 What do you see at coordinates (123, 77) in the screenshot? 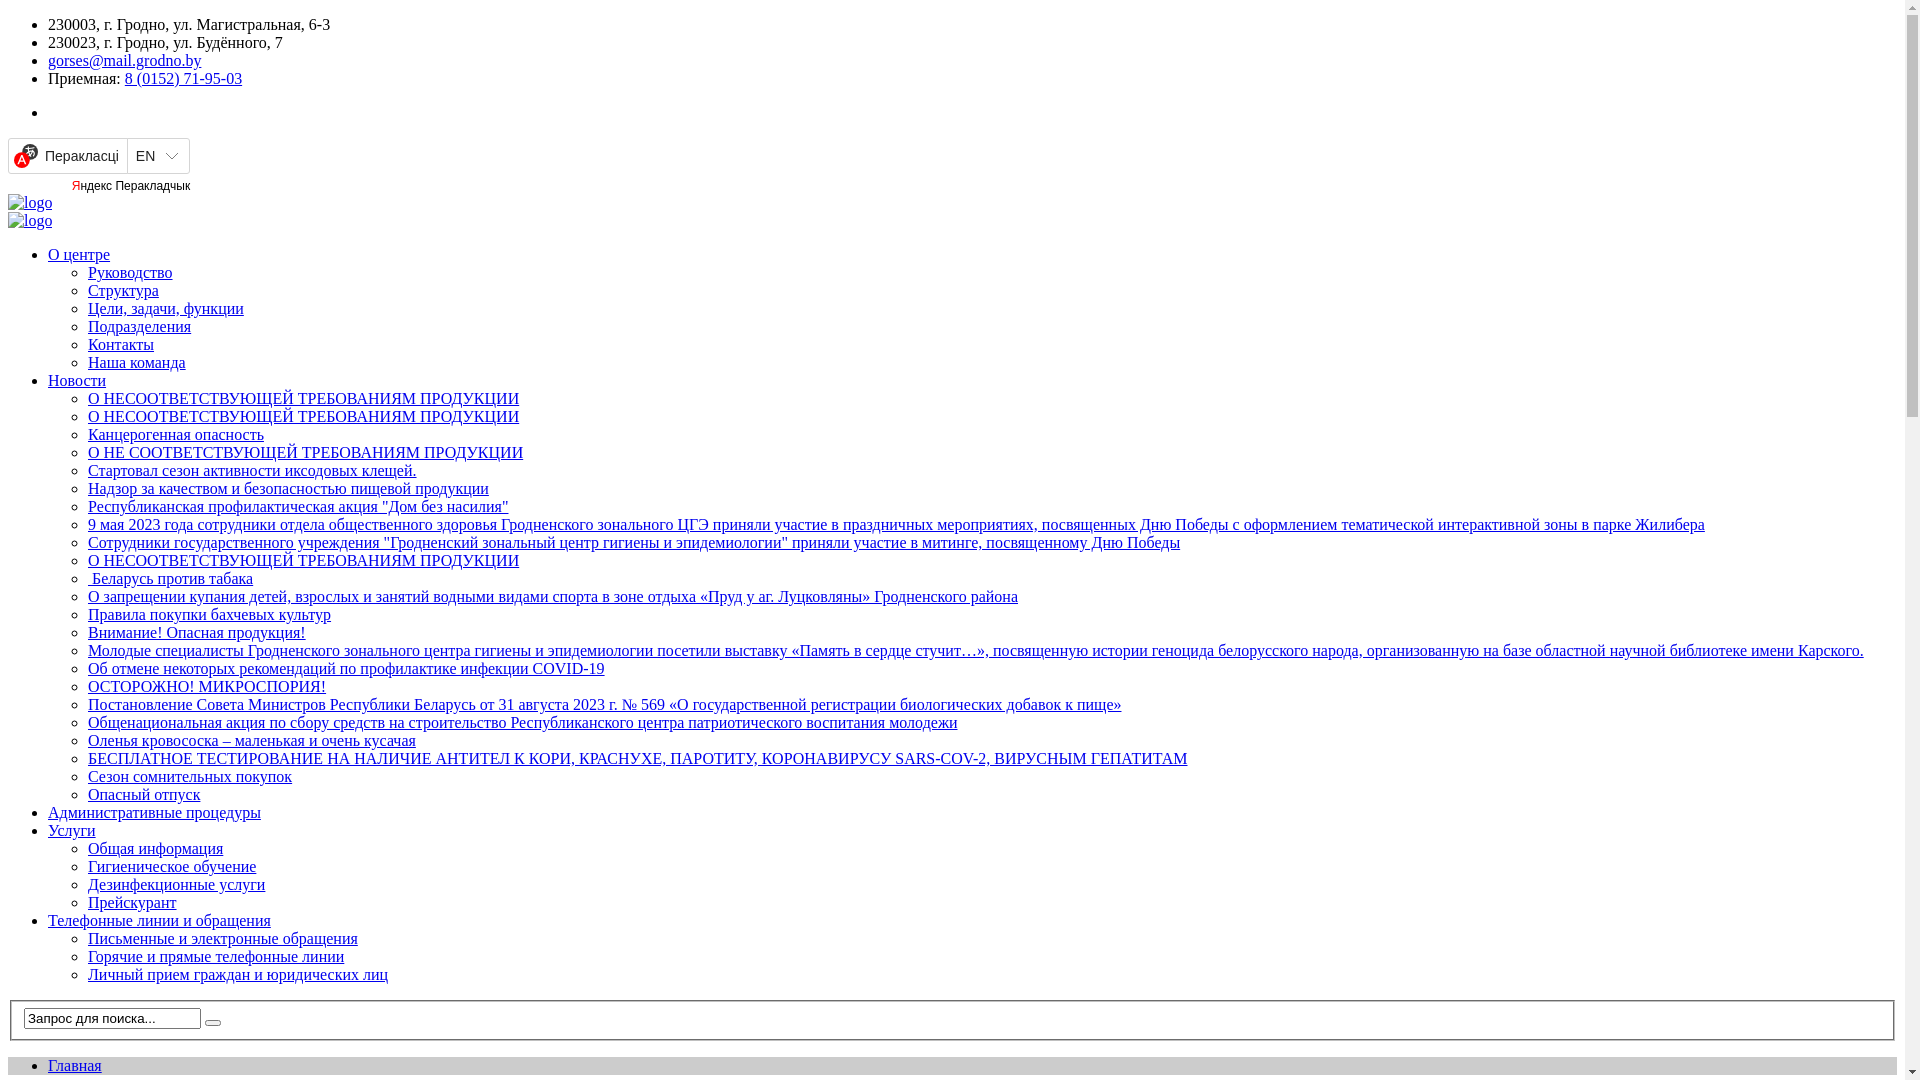
I see `'8 (0152) 71-95-03'` at bounding box center [123, 77].